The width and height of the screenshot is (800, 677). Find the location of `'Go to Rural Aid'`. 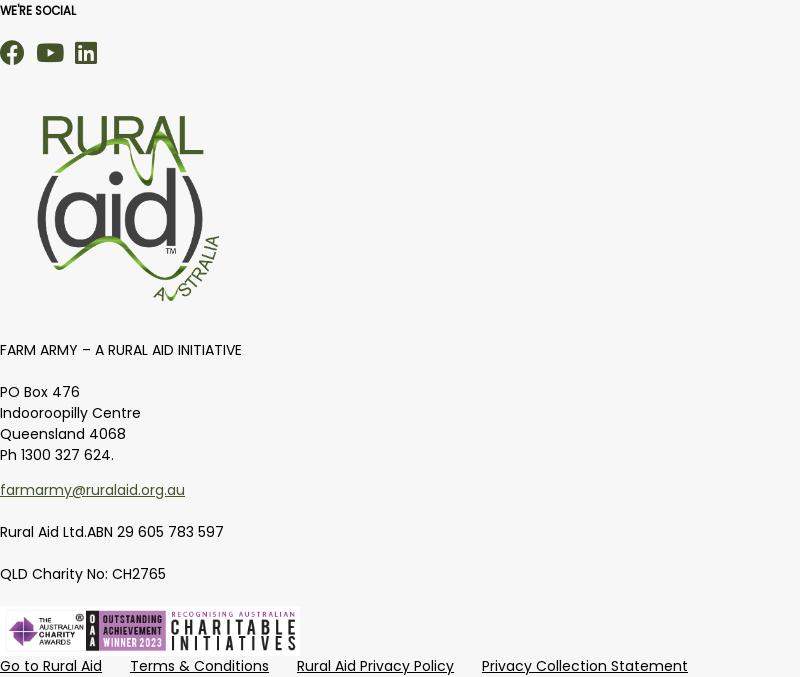

'Go to Rural Aid' is located at coordinates (0, 665).